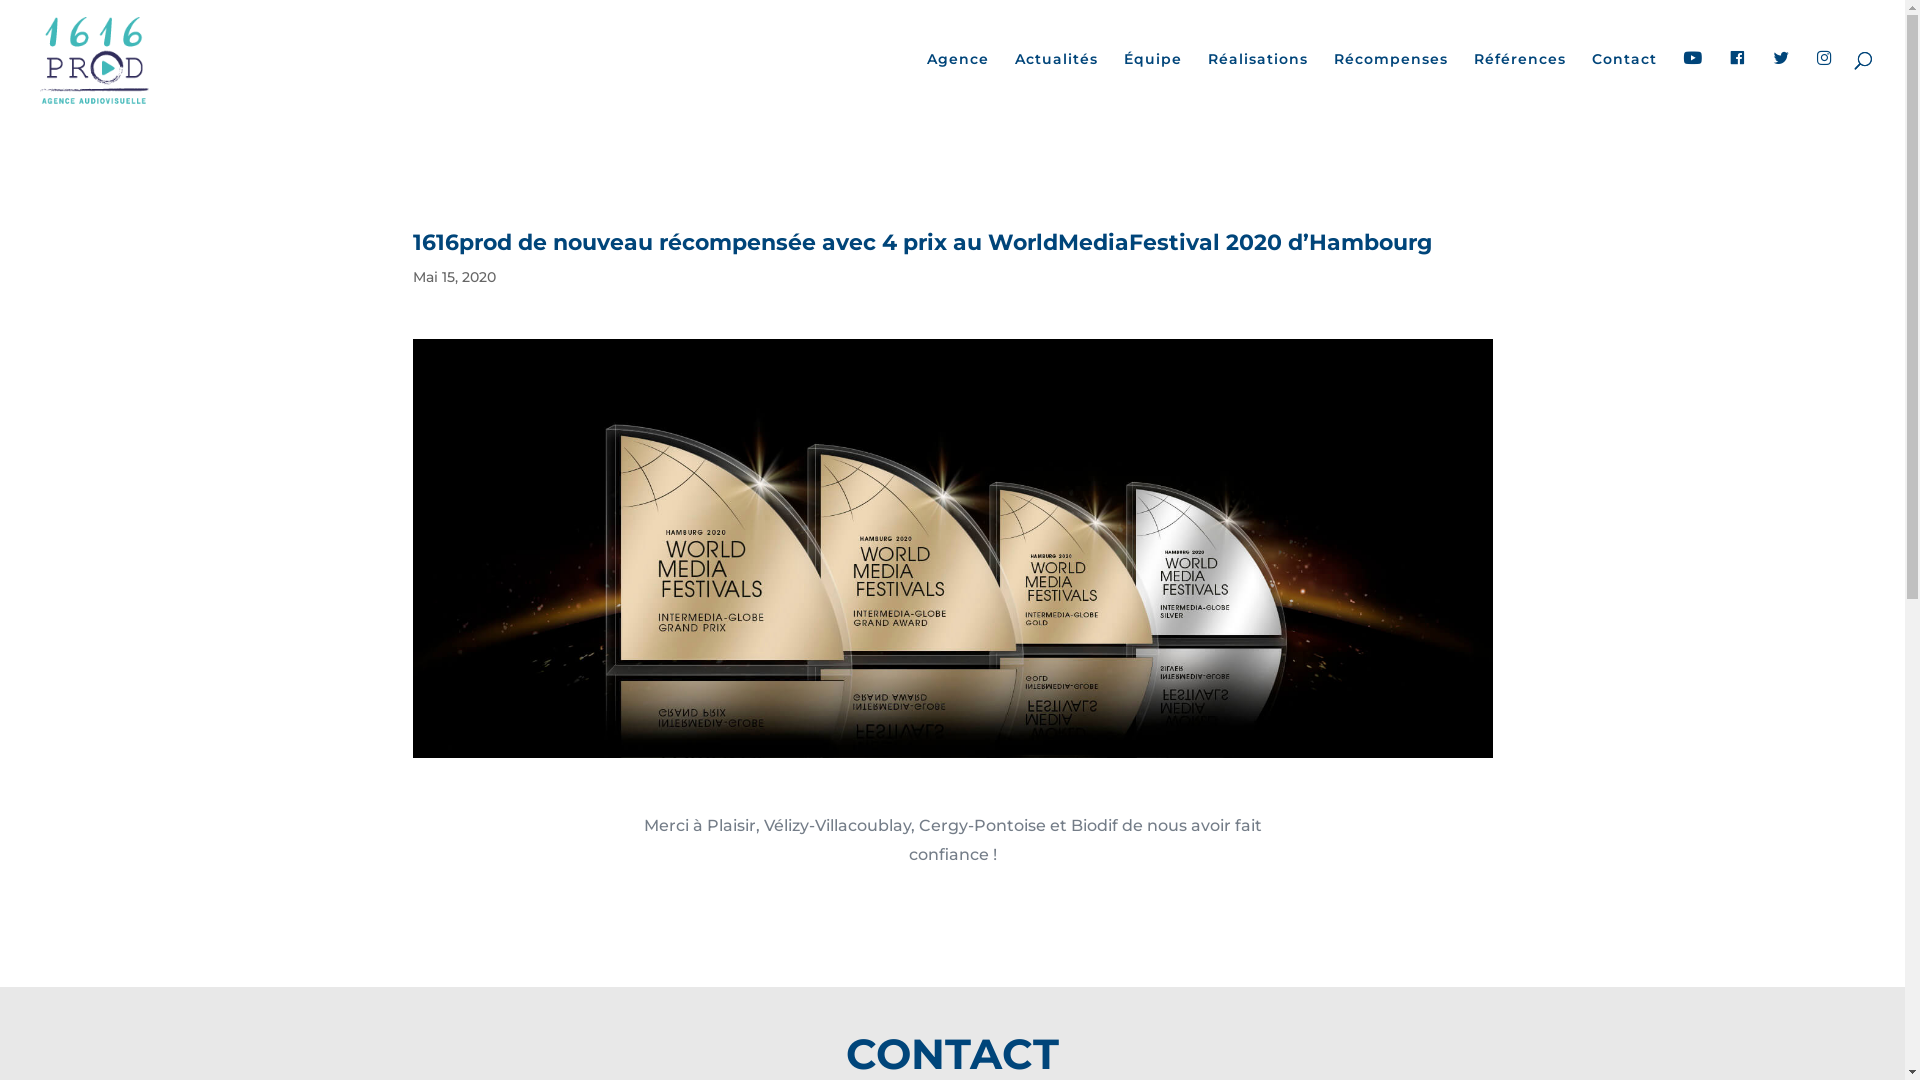 The image size is (1920, 1080). What do you see at coordinates (1781, 84) in the screenshot?
I see `'Twitter'` at bounding box center [1781, 84].